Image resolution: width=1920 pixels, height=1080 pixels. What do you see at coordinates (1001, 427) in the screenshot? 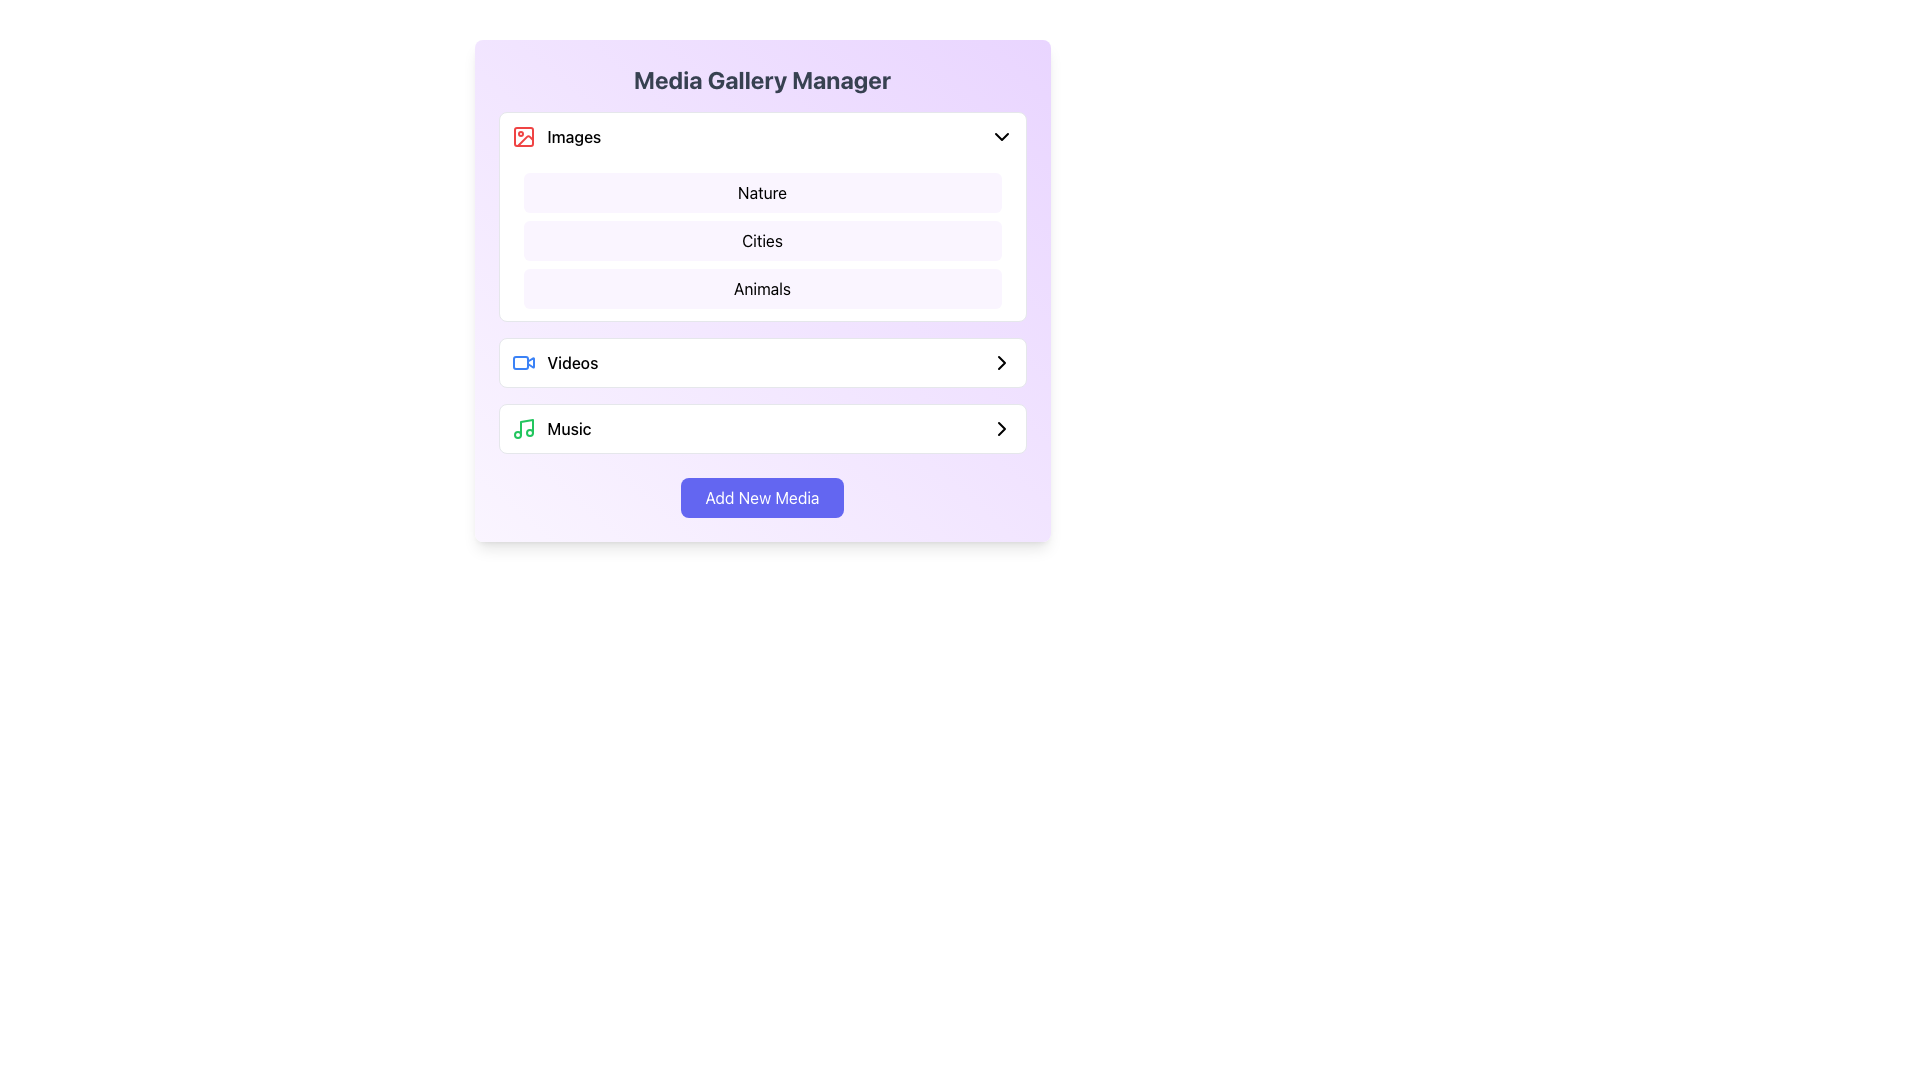
I see `the navigation icon located at the far right of the 'Music' section` at bounding box center [1001, 427].